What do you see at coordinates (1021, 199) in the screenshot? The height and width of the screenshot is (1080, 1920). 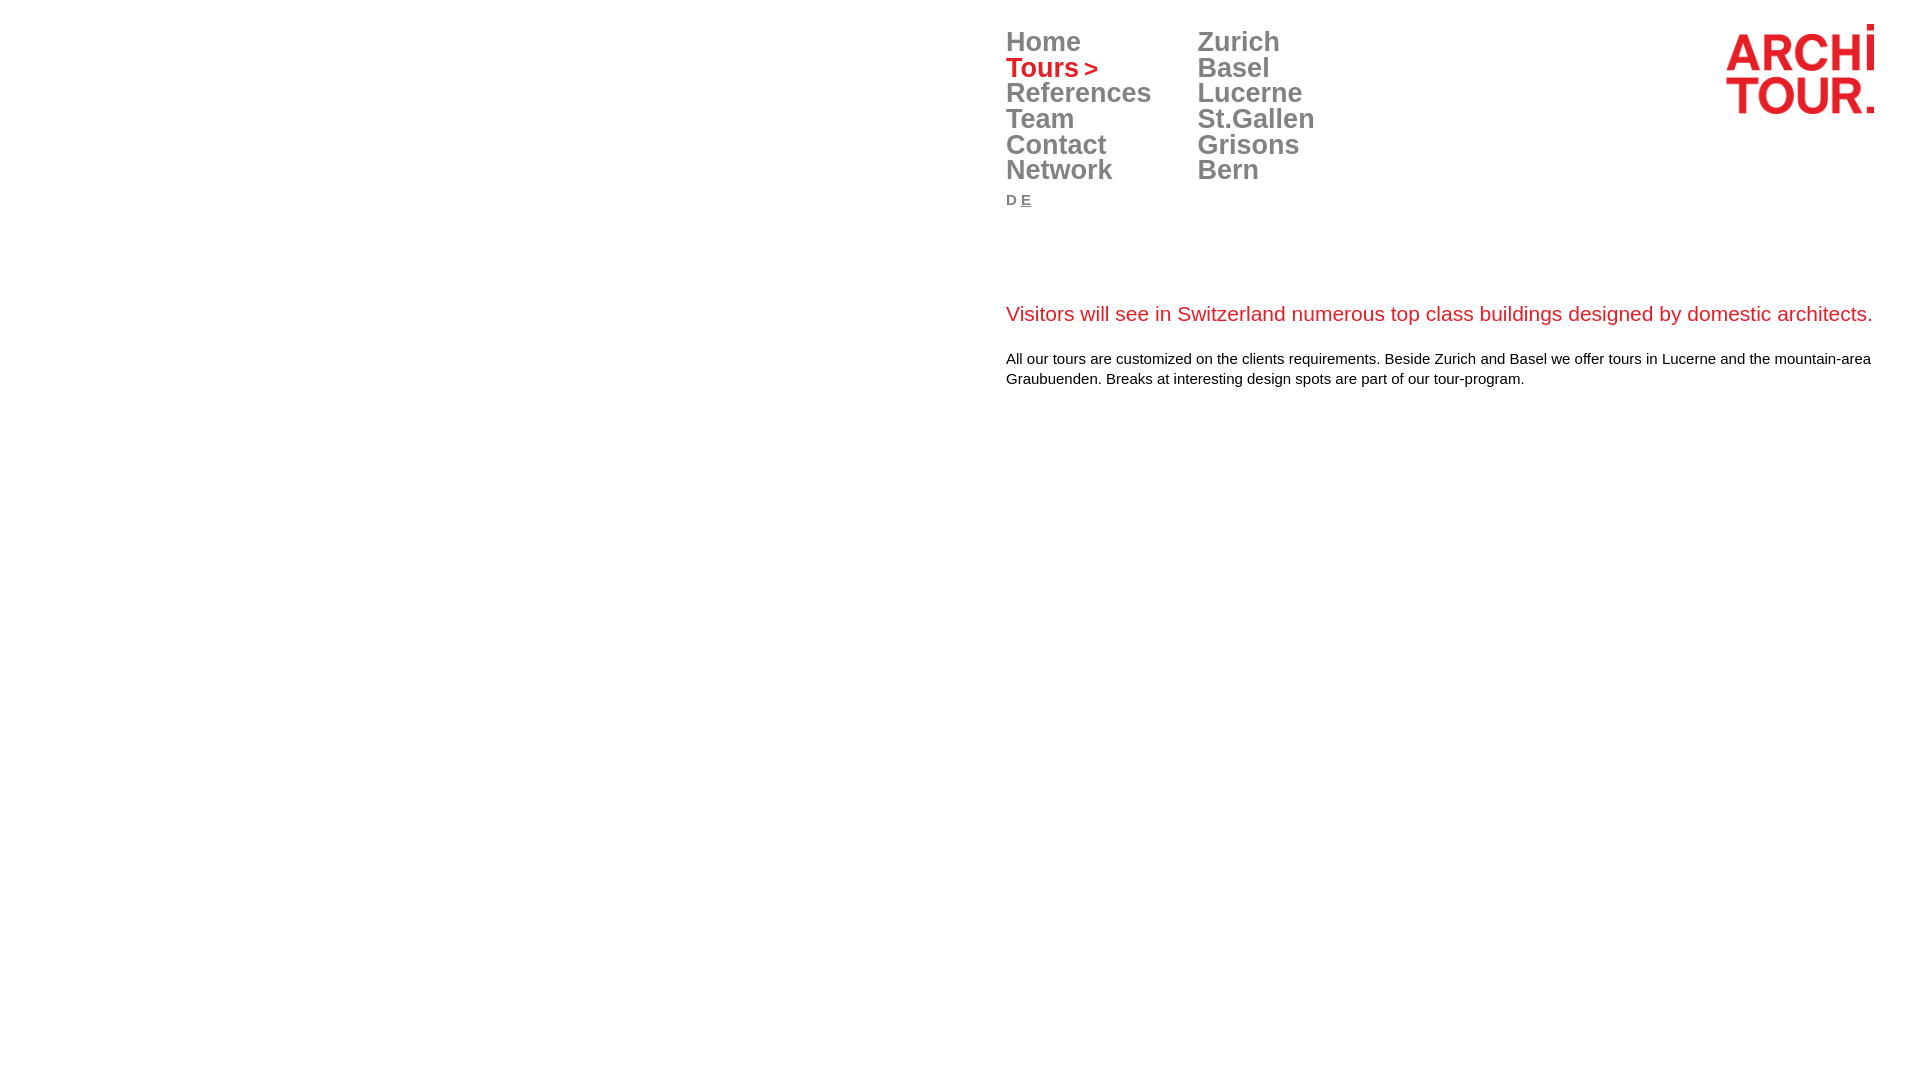 I see `'E'` at bounding box center [1021, 199].